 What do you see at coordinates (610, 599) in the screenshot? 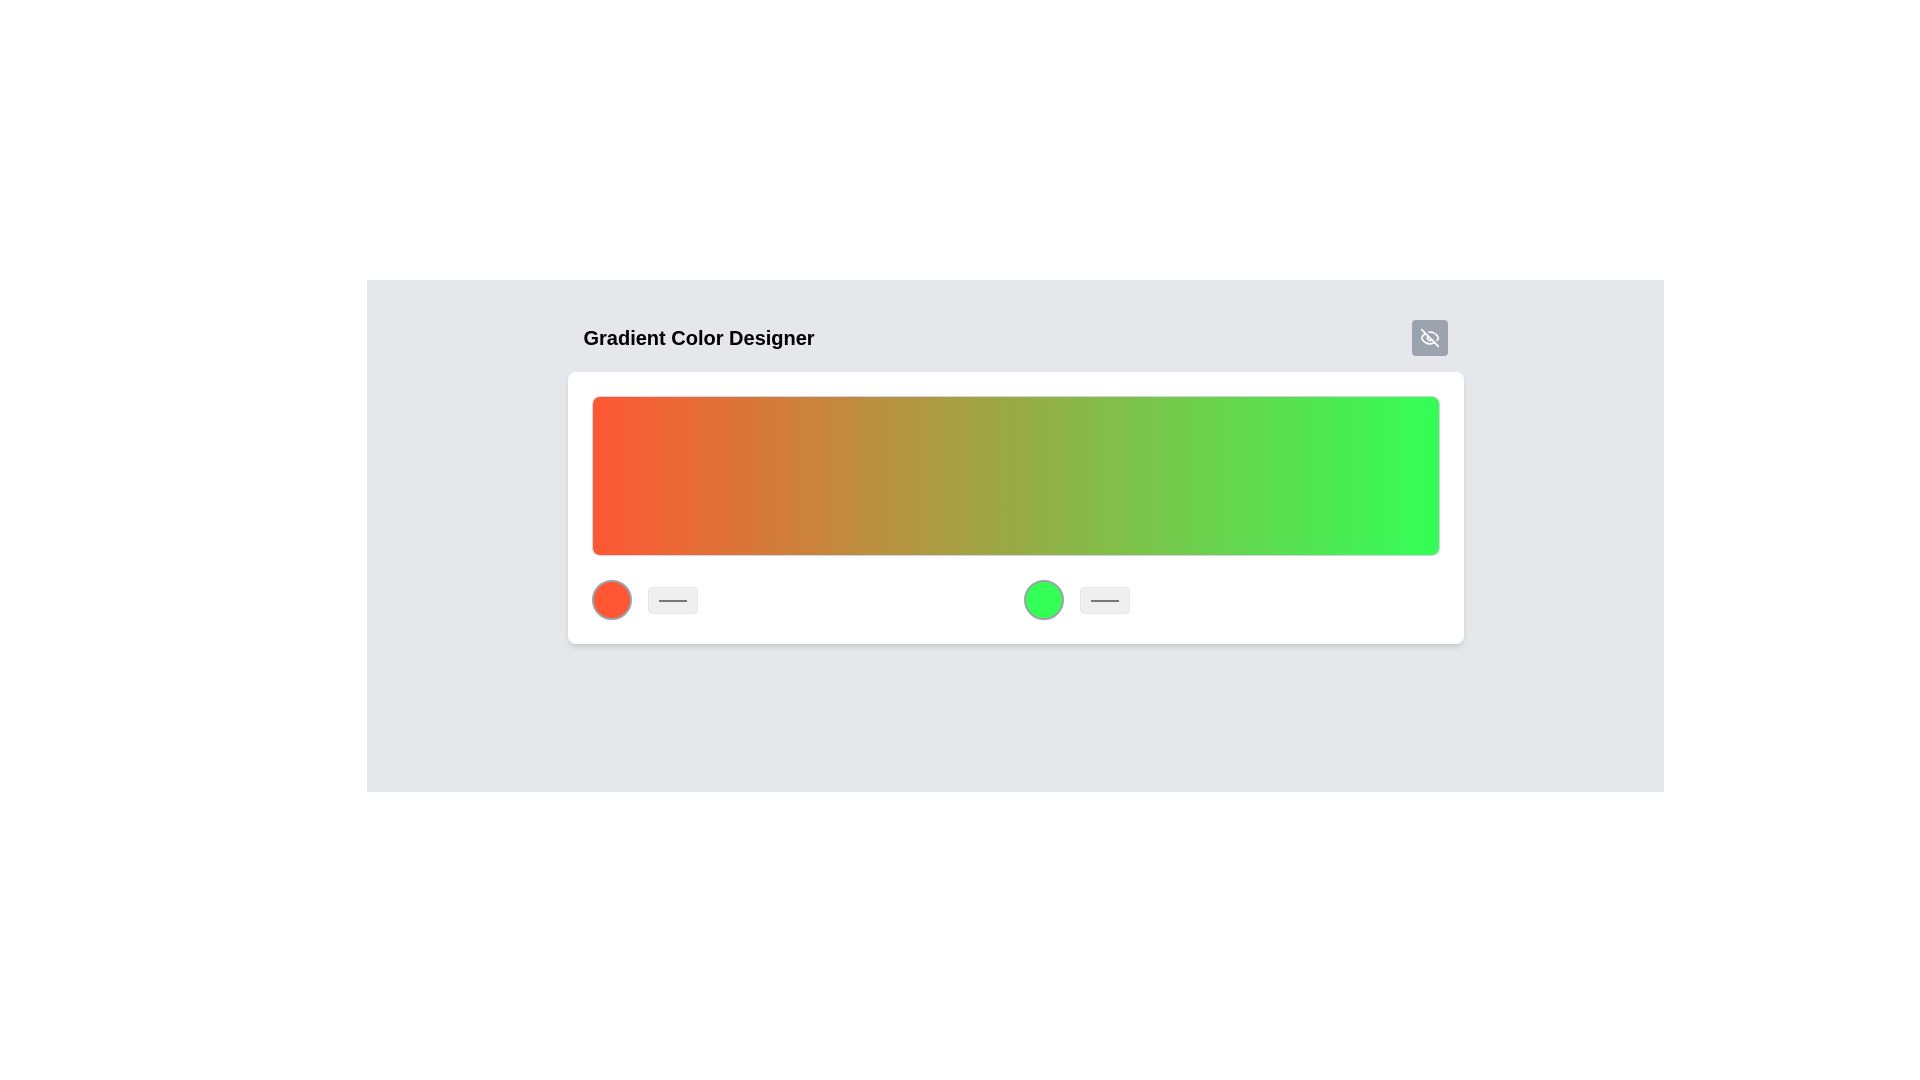
I see `the color indicator element, which visually represents the currently selected color in the gradient color designer application located at the leftmost position of a horizontal layout` at bounding box center [610, 599].